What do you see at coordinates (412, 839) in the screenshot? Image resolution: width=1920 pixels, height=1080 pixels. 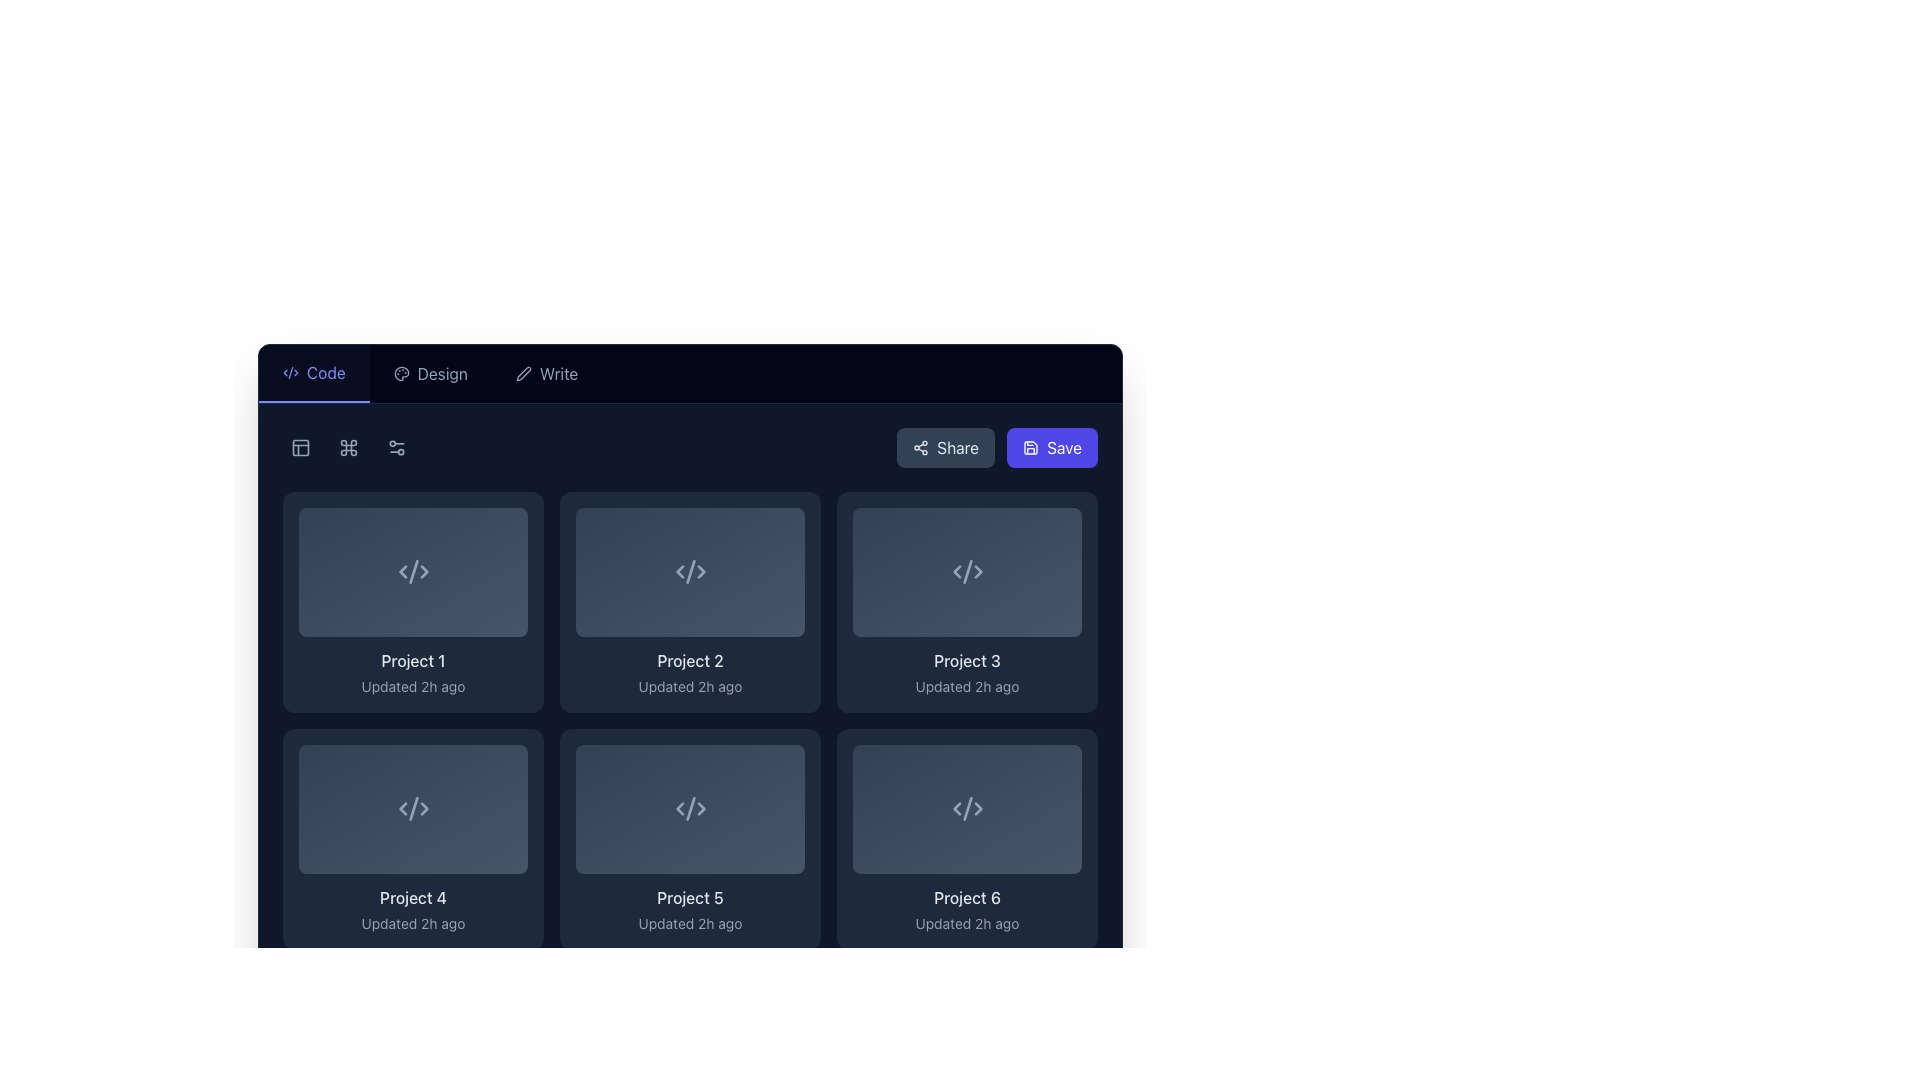 I see `the project card located` at bounding box center [412, 839].